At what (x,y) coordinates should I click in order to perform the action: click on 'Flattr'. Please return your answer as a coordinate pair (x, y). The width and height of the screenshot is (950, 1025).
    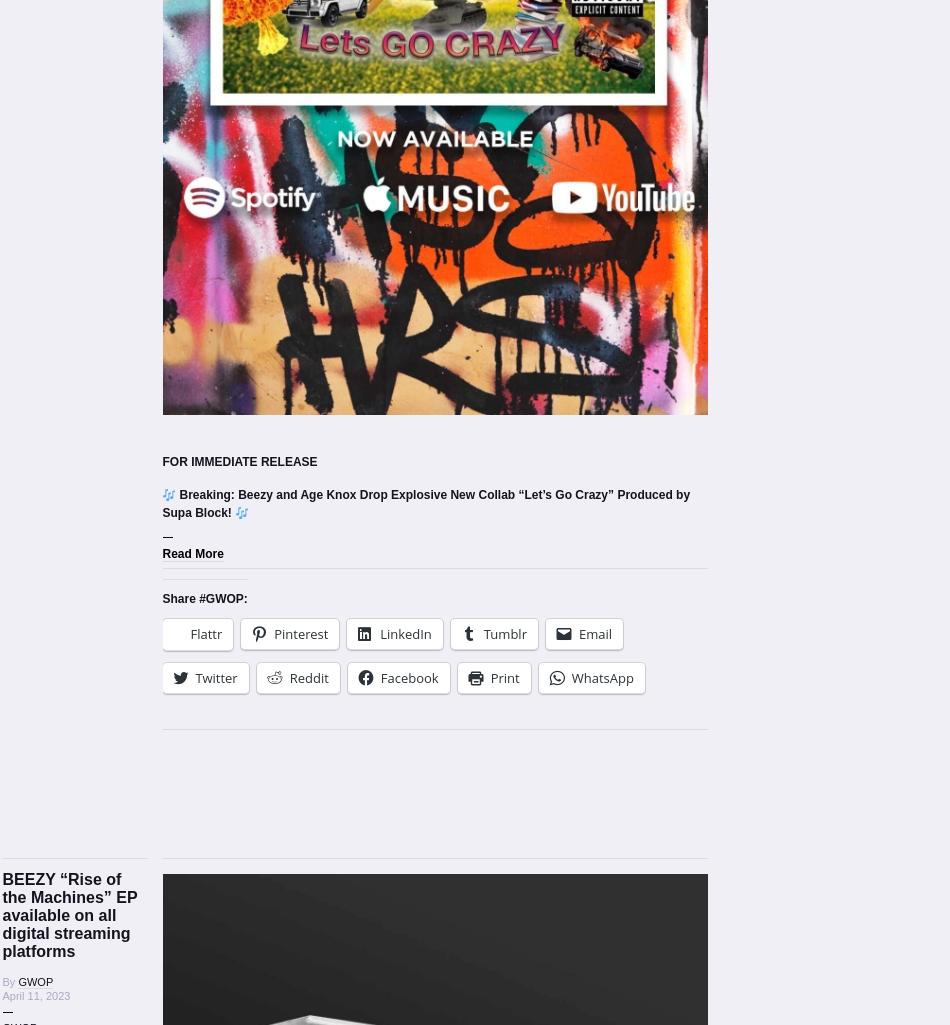
    Looking at the image, I should click on (205, 632).